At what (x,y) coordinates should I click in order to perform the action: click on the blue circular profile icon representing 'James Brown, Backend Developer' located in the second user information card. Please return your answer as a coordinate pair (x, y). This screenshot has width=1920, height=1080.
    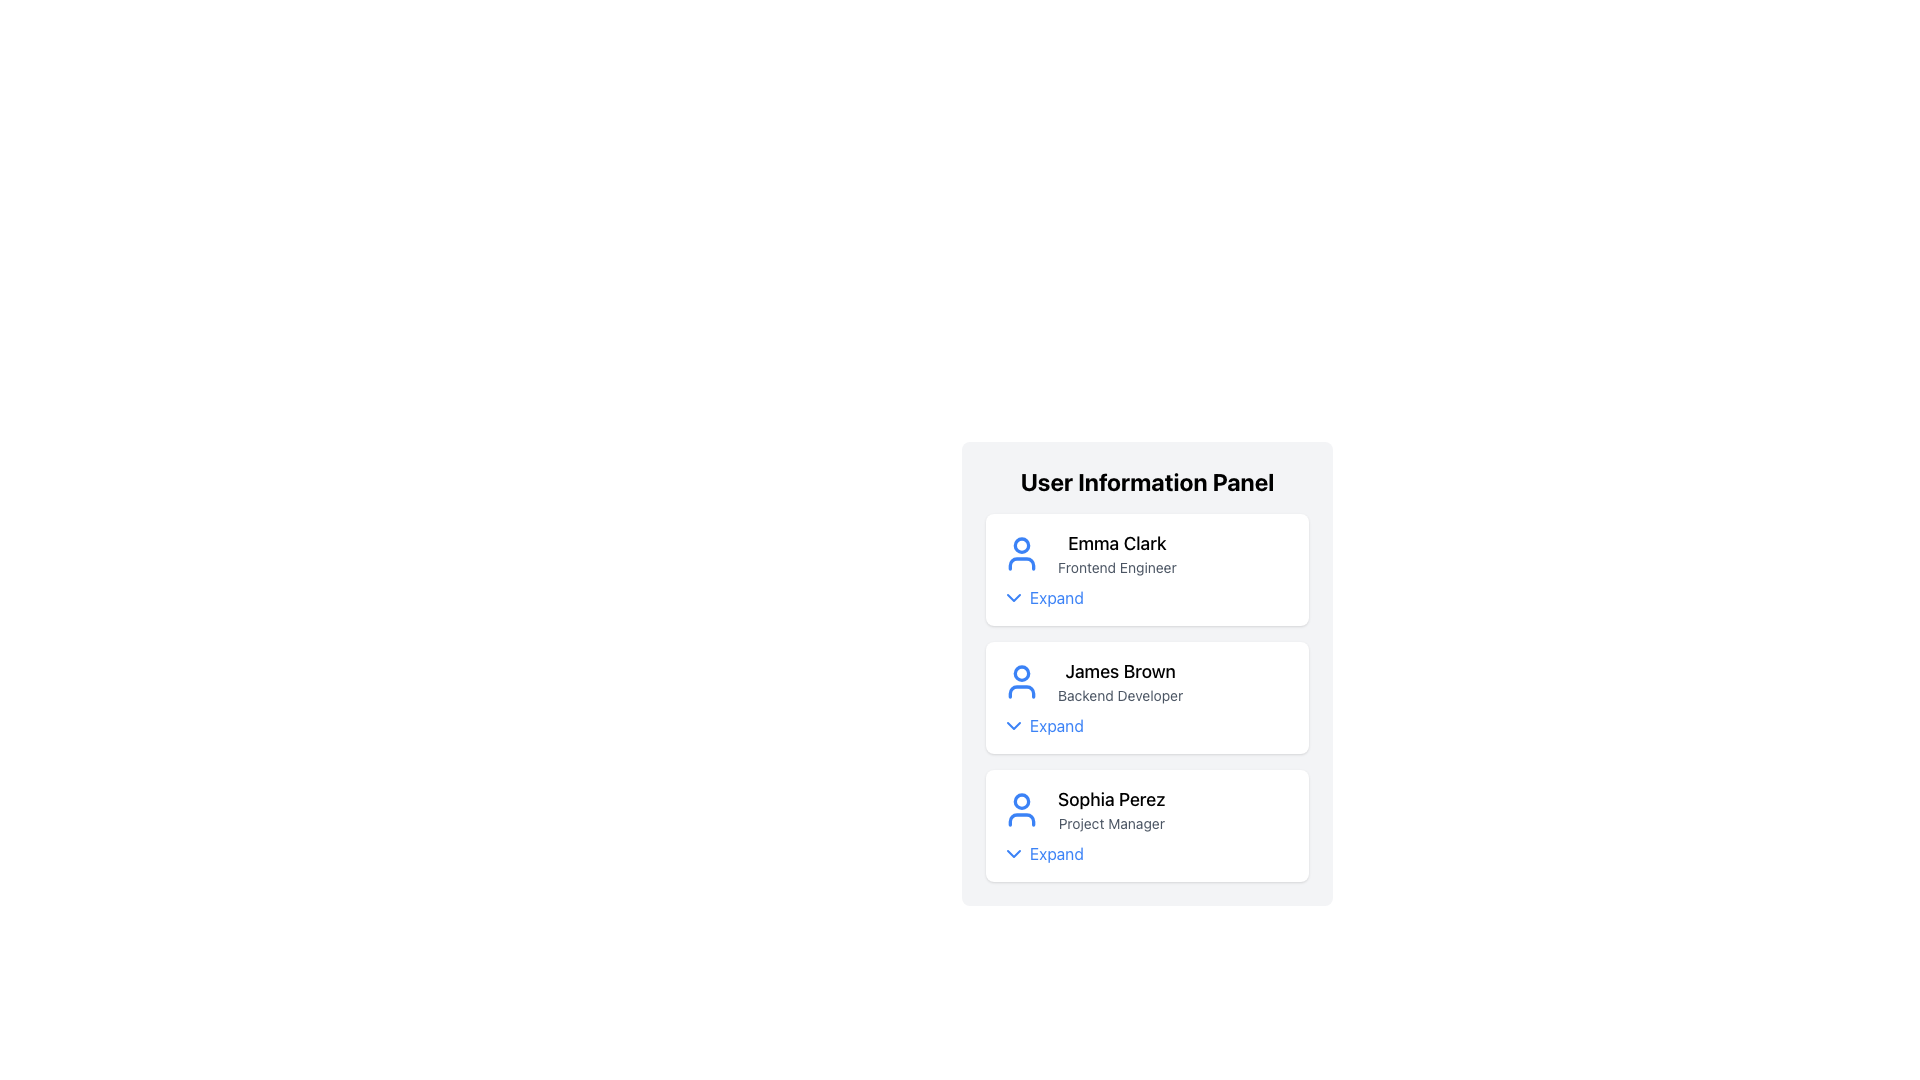
    Looking at the image, I should click on (1022, 673).